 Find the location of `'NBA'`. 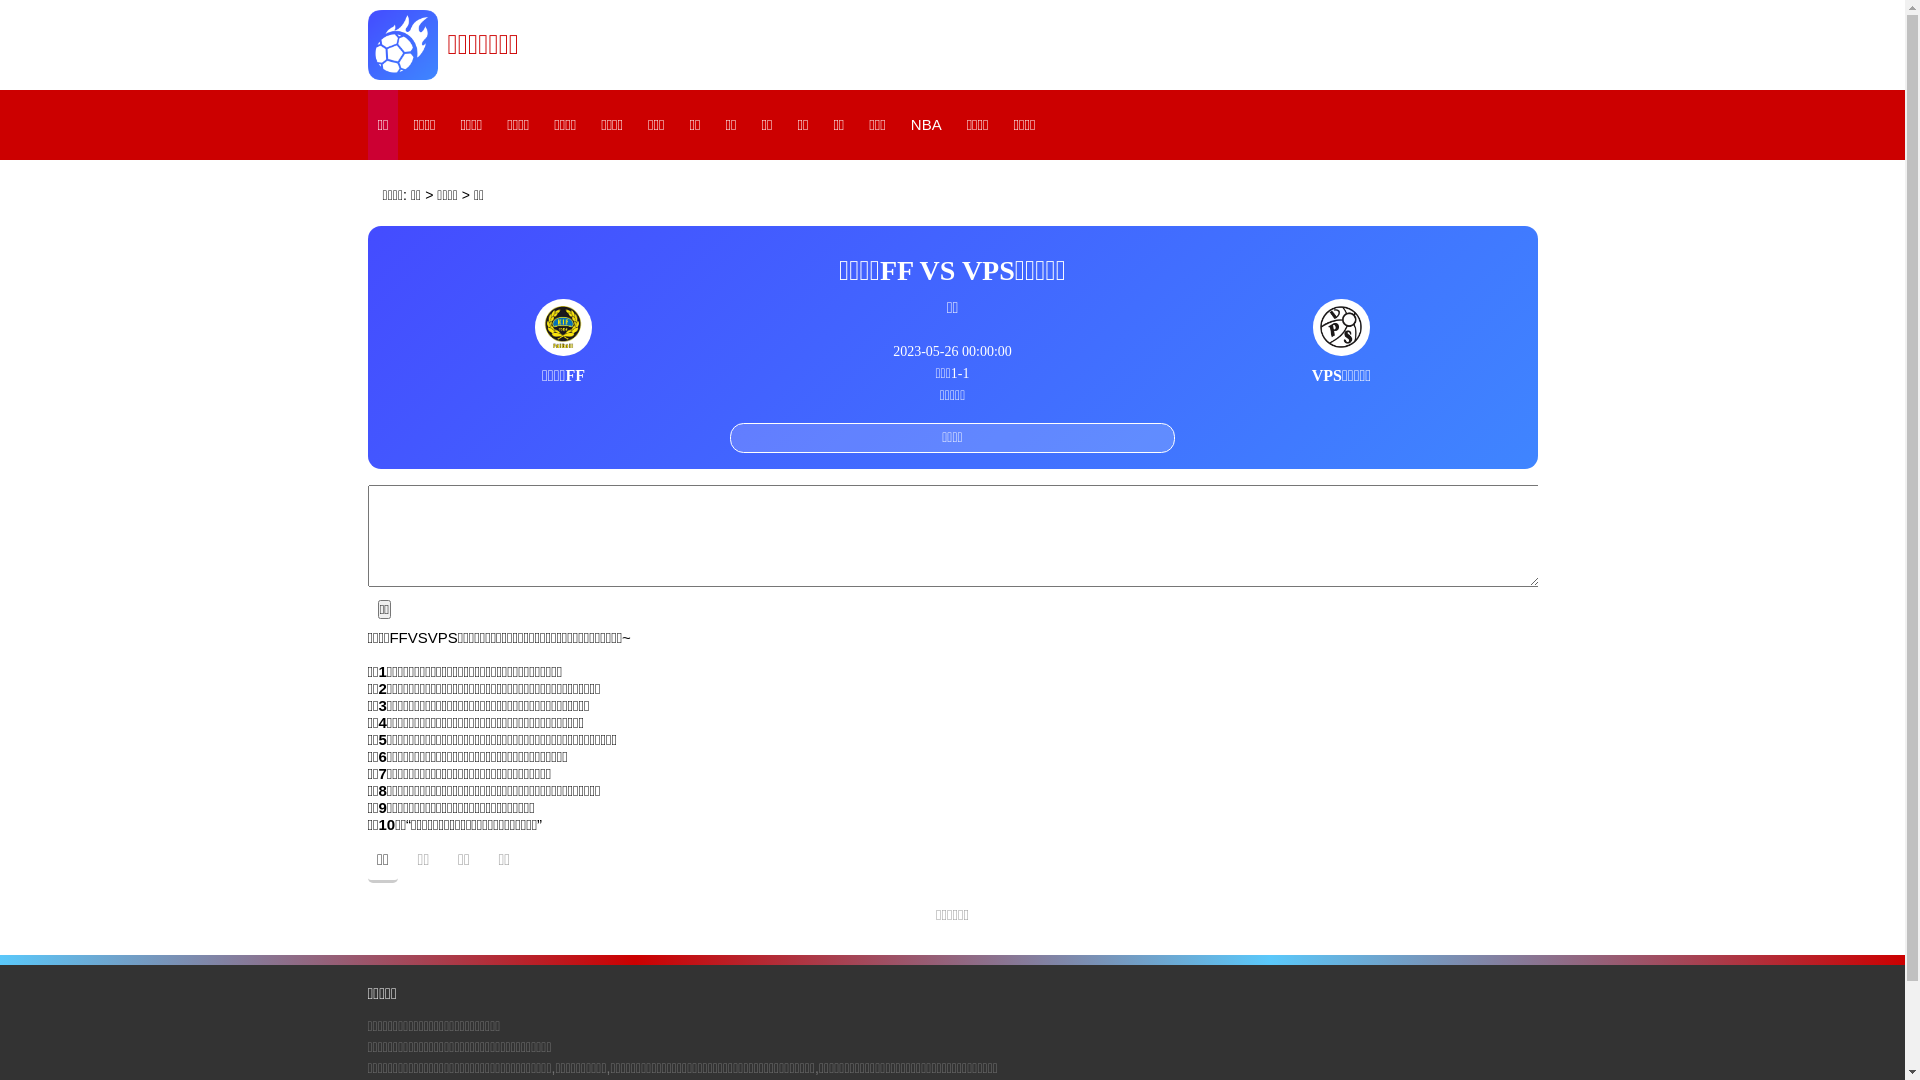

'NBA' is located at coordinates (925, 124).